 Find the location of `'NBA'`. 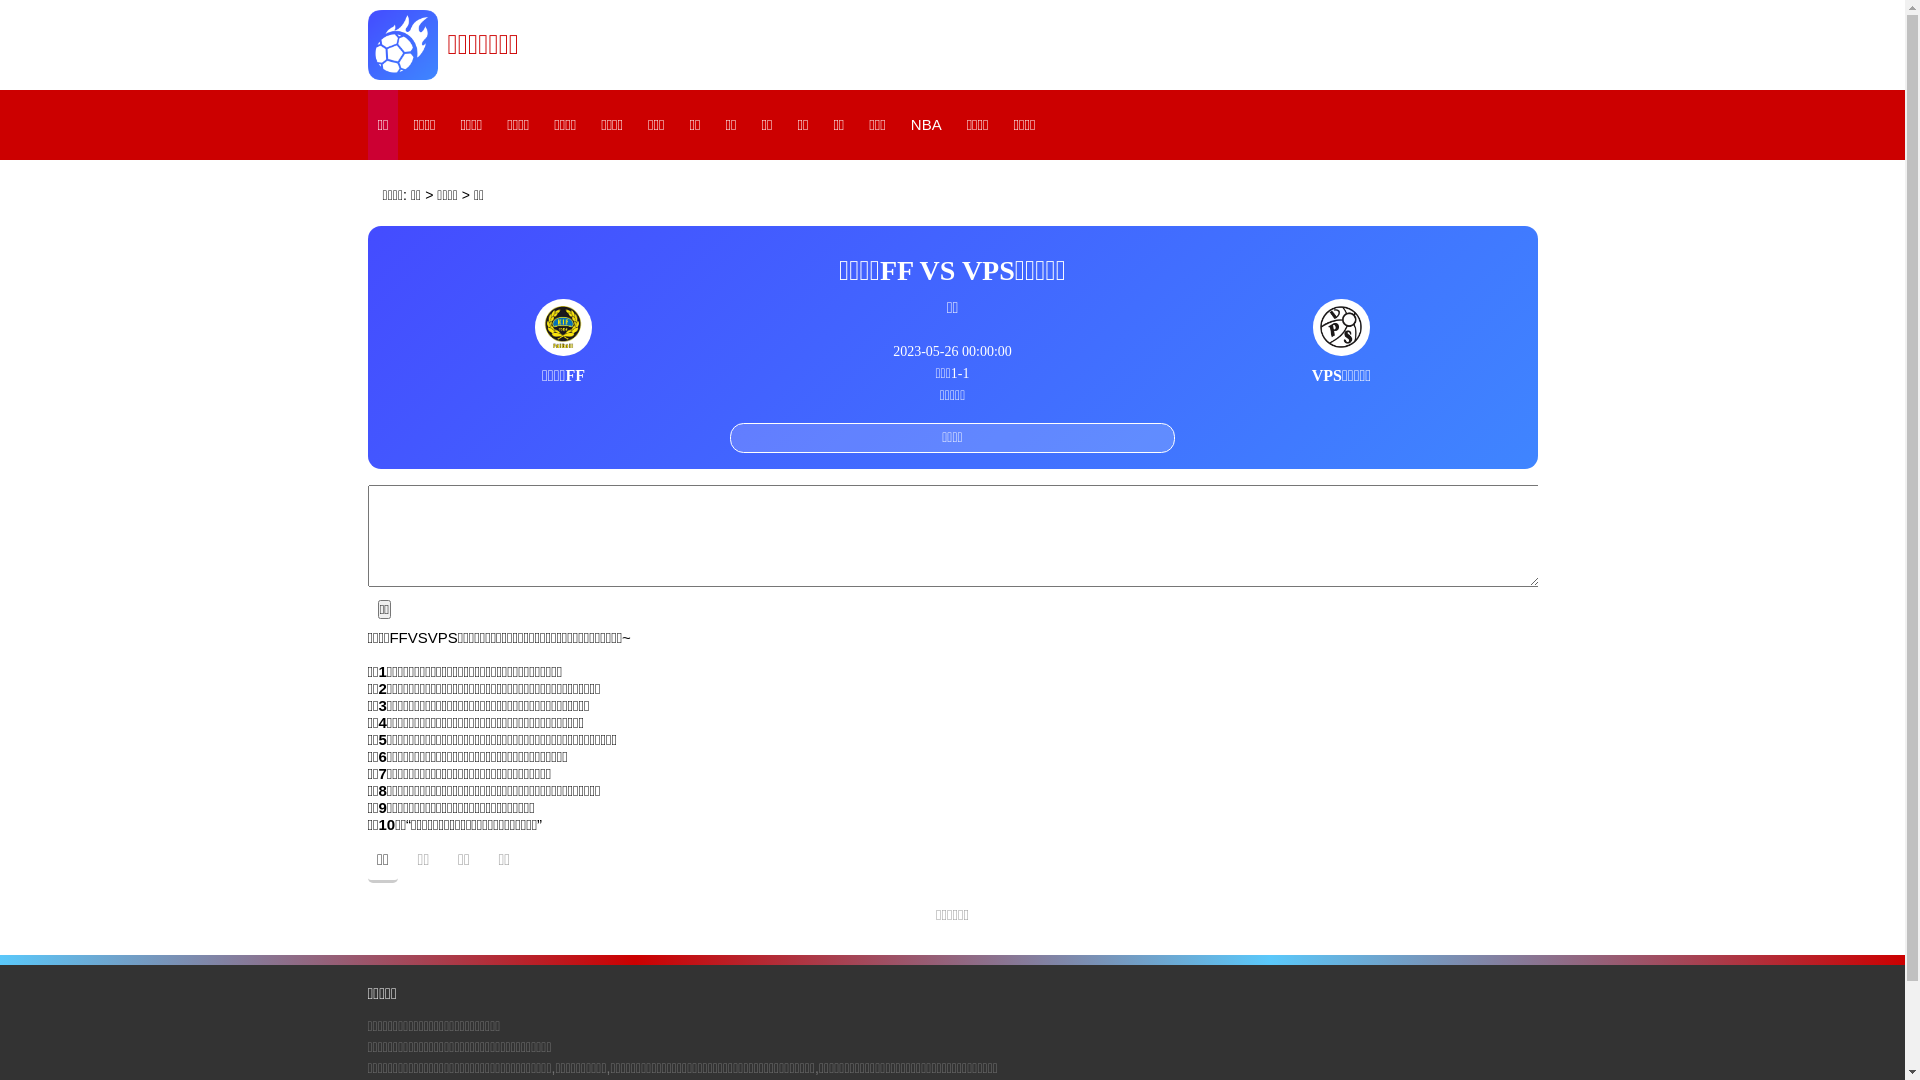

'NBA' is located at coordinates (925, 124).